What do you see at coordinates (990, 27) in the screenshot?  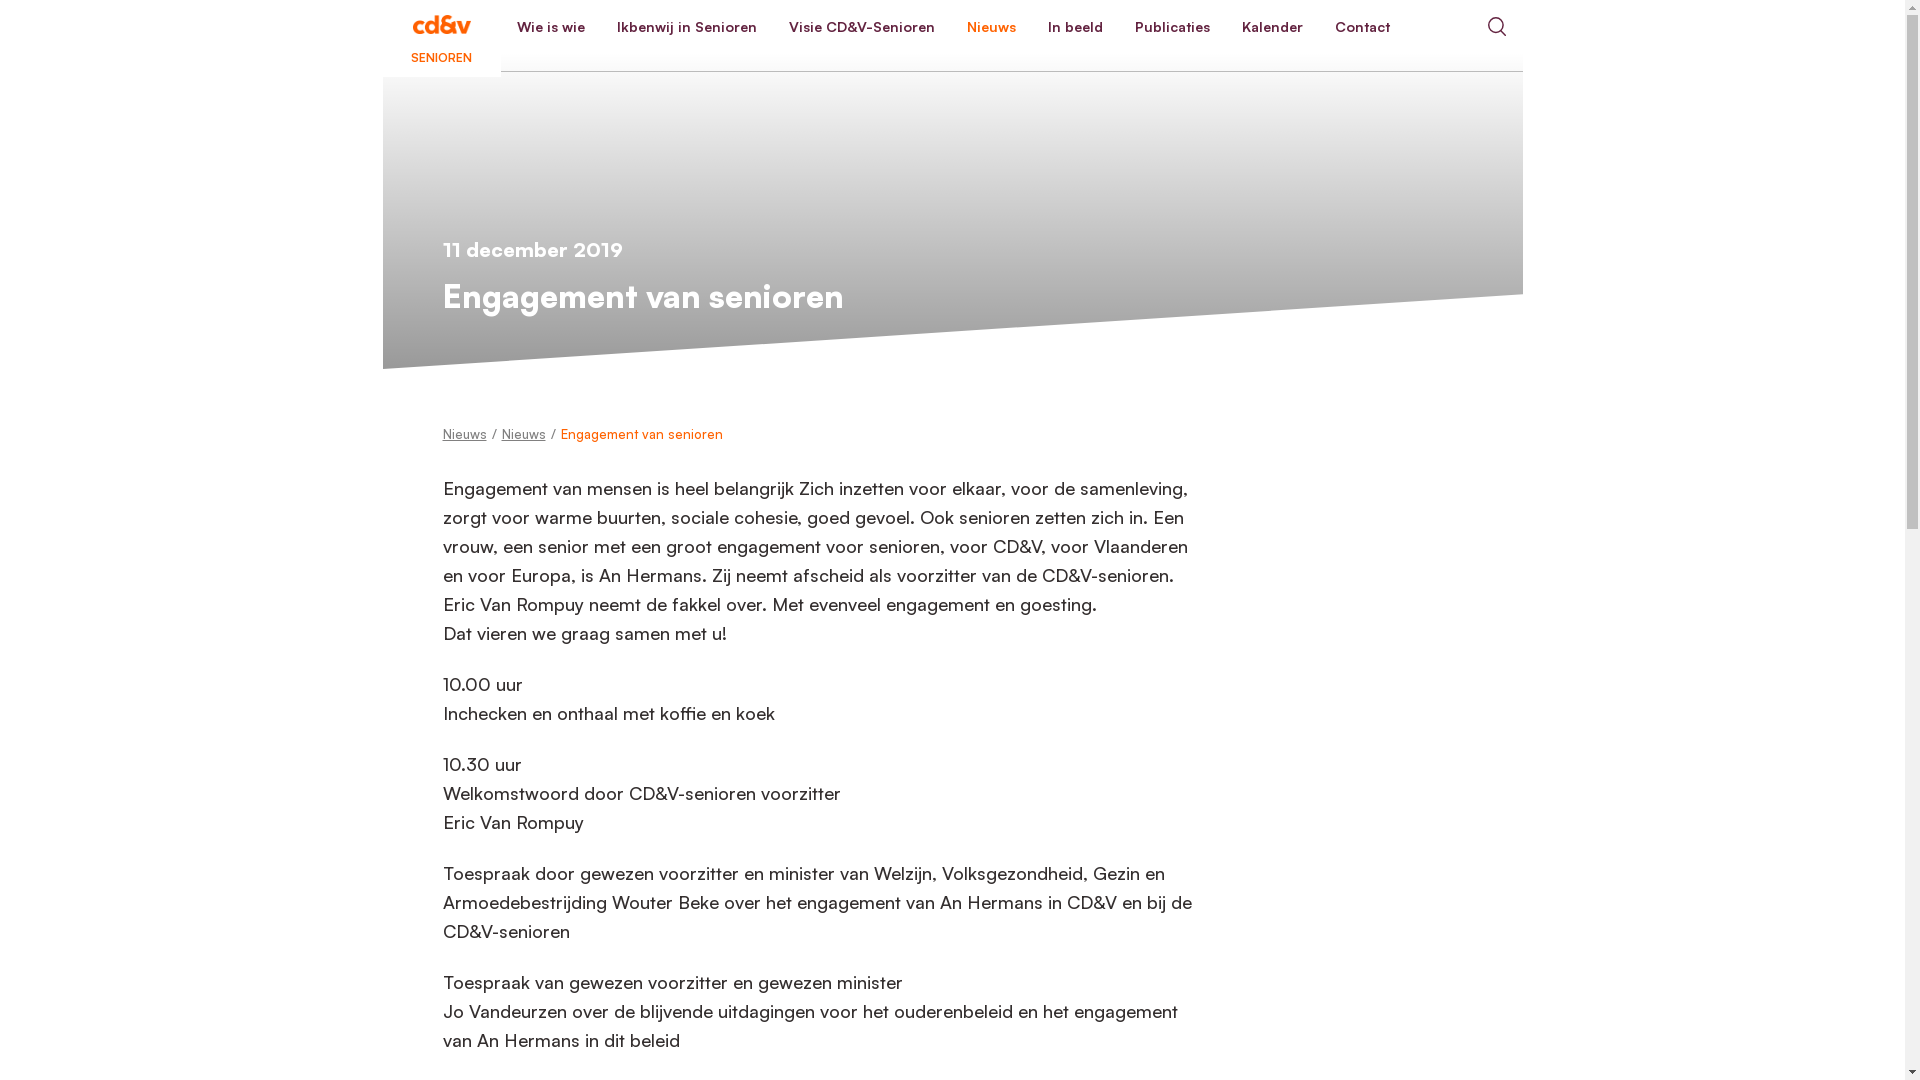 I see `'Nieuws'` at bounding box center [990, 27].